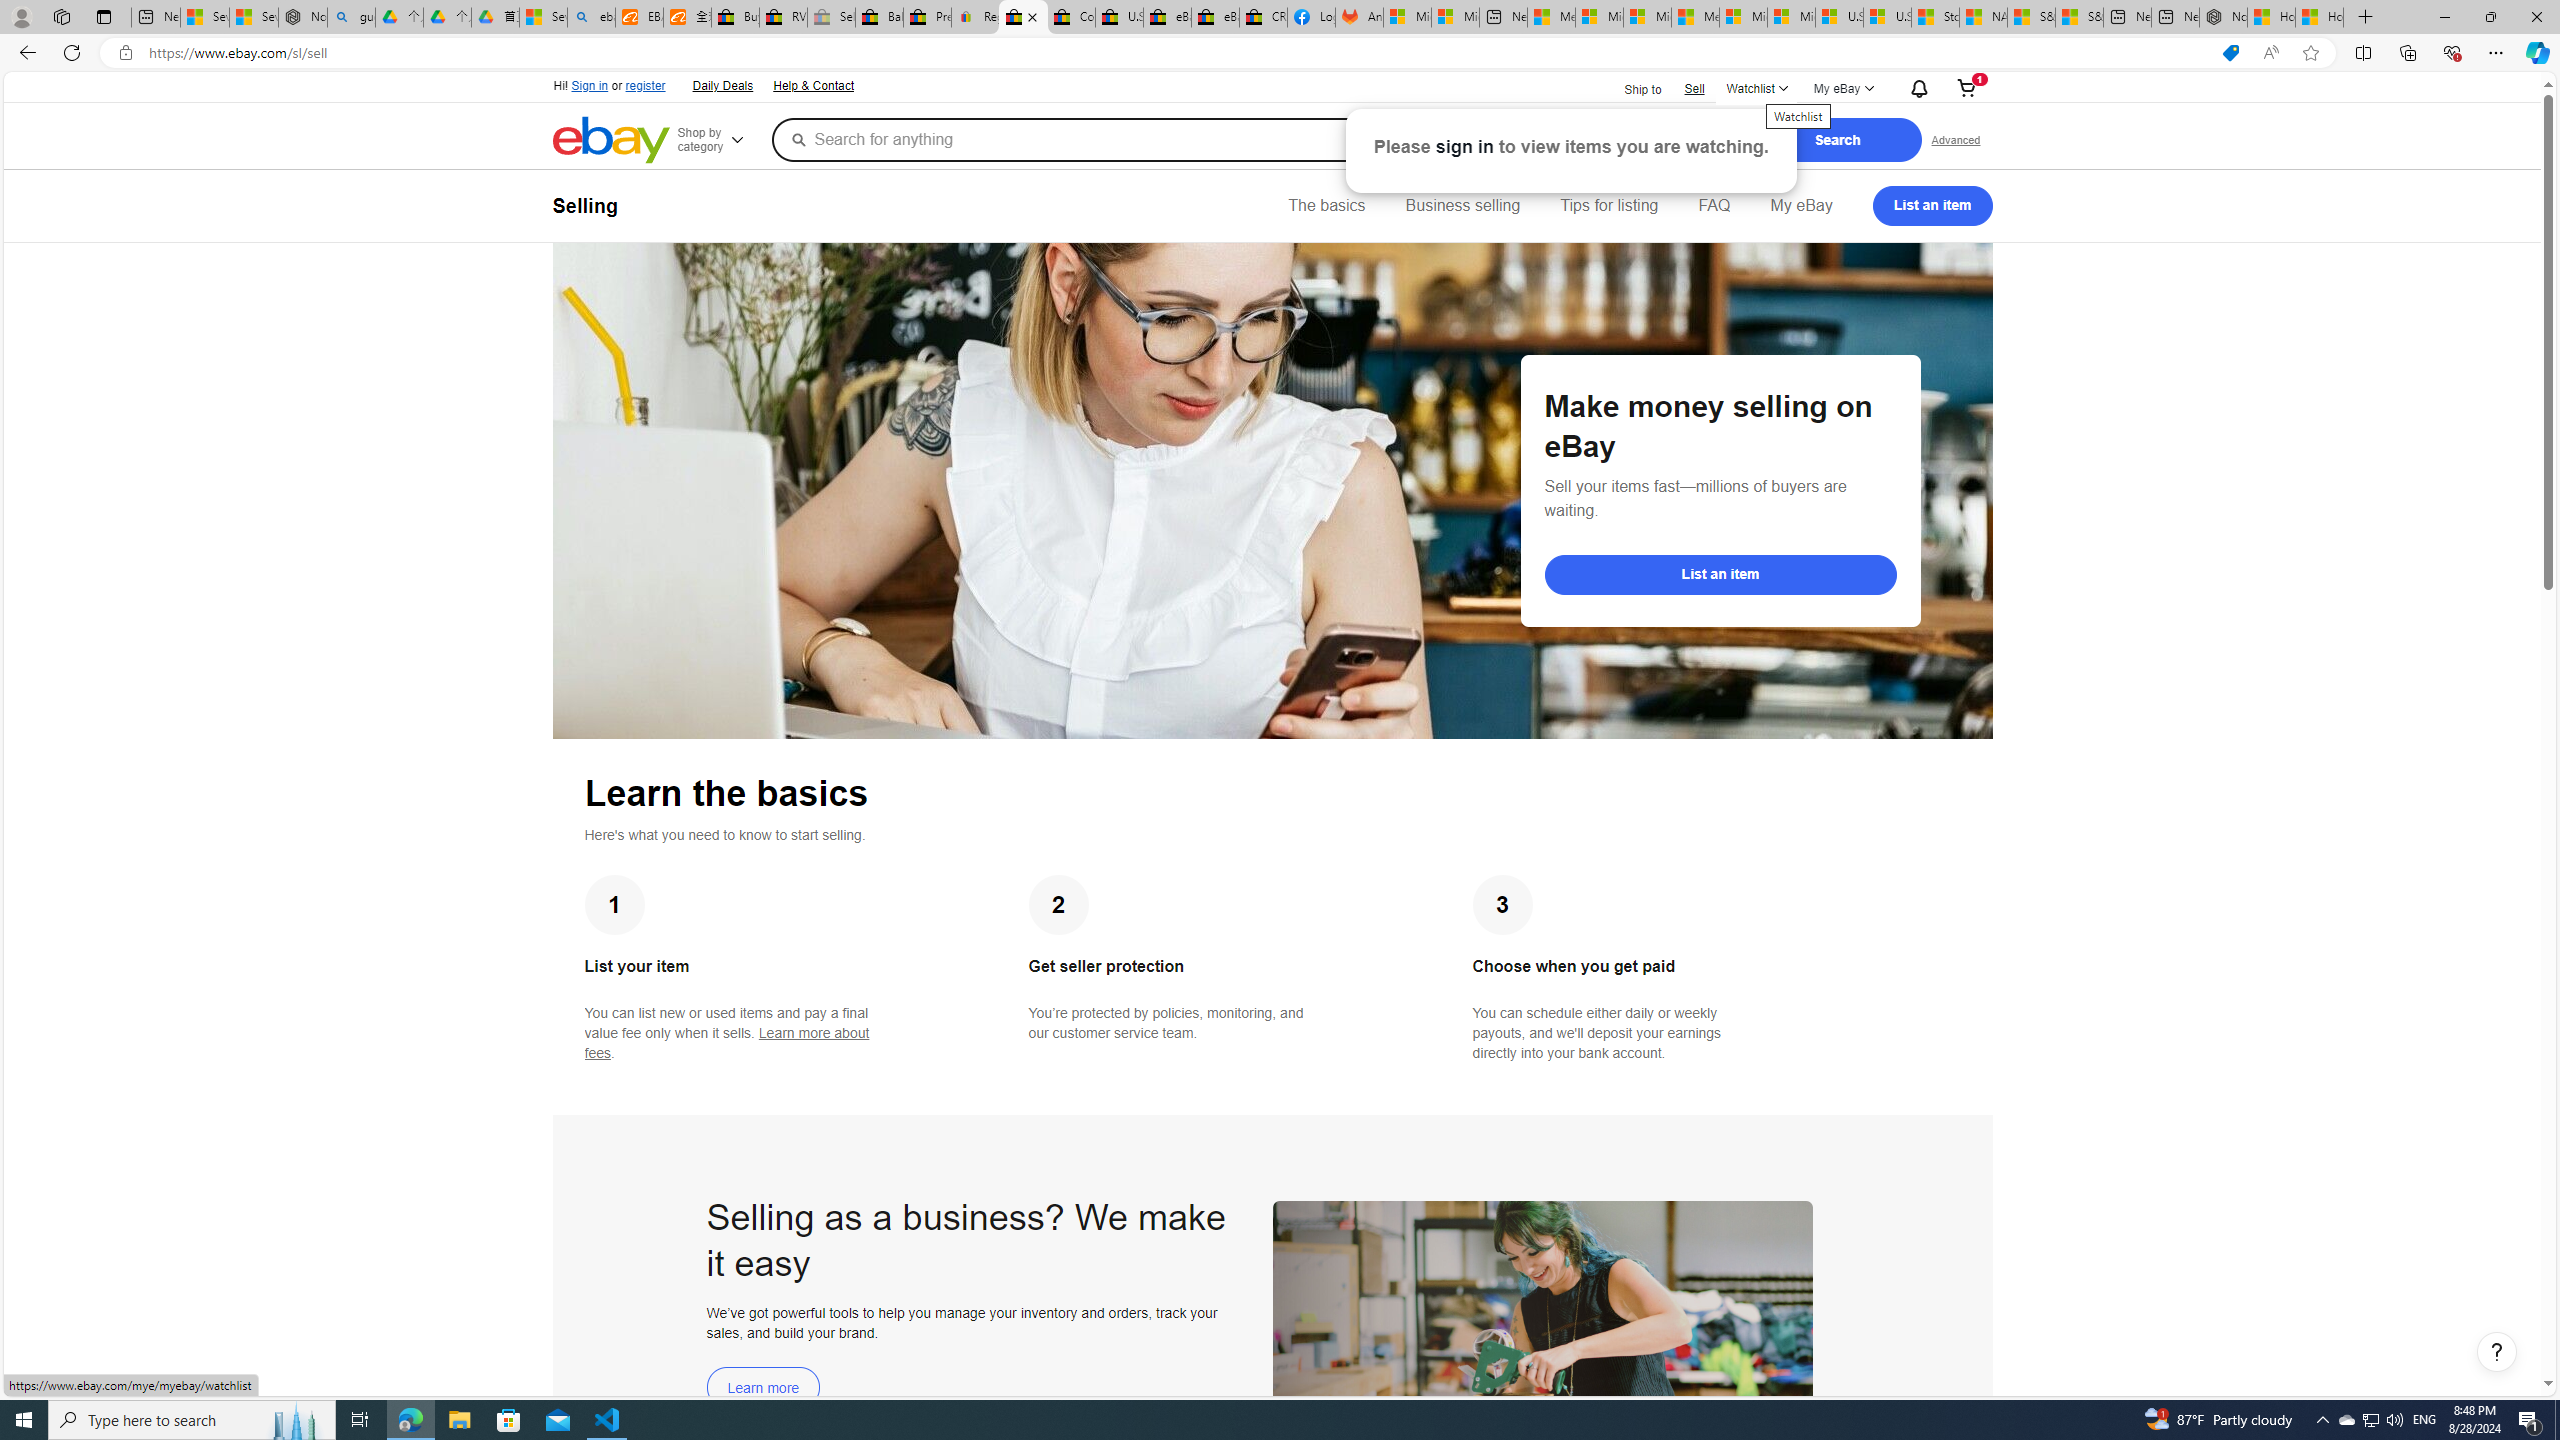 Image resolution: width=2560 pixels, height=1440 pixels. What do you see at coordinates (1463, 204) in the screenshot?
I see `'Business selling'` at bounding box center [1463, 204].